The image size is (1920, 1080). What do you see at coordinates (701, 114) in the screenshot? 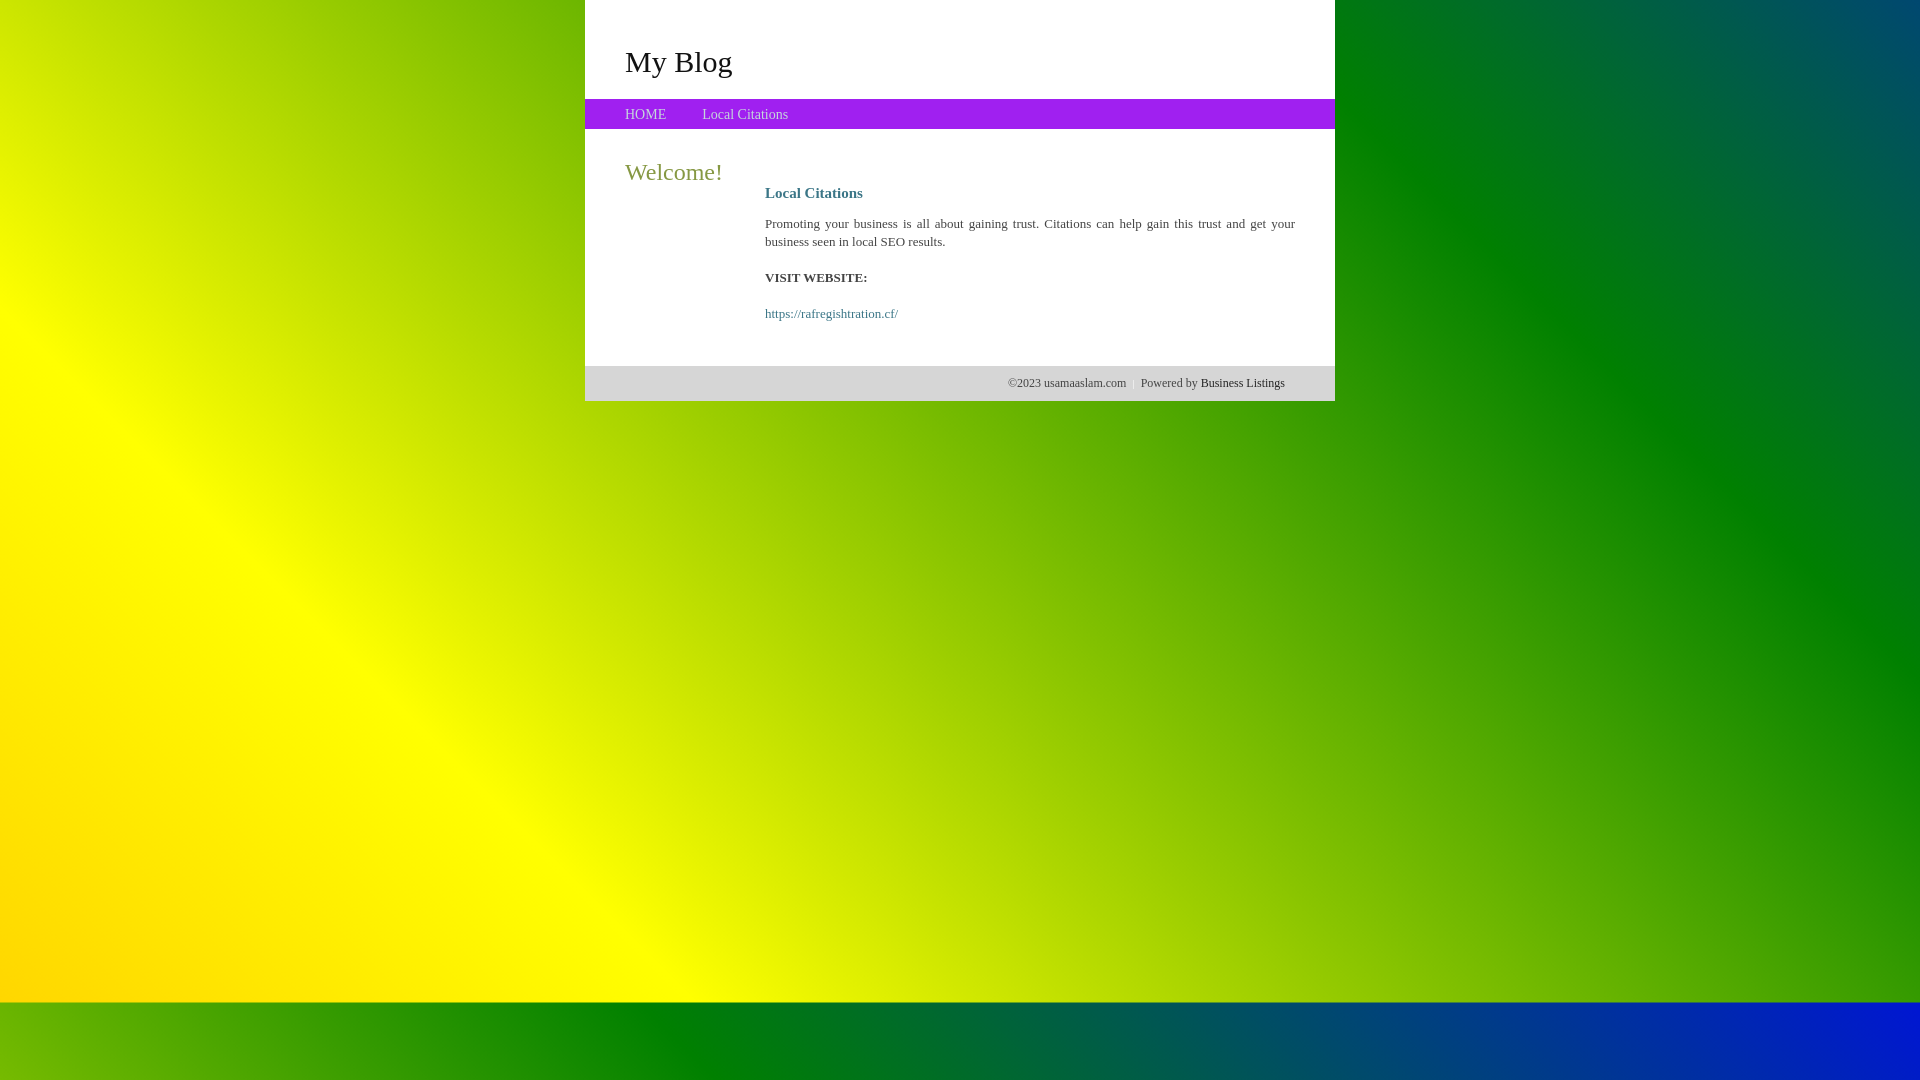
I see `'Local Citations'` at bounding box center [701, 114].